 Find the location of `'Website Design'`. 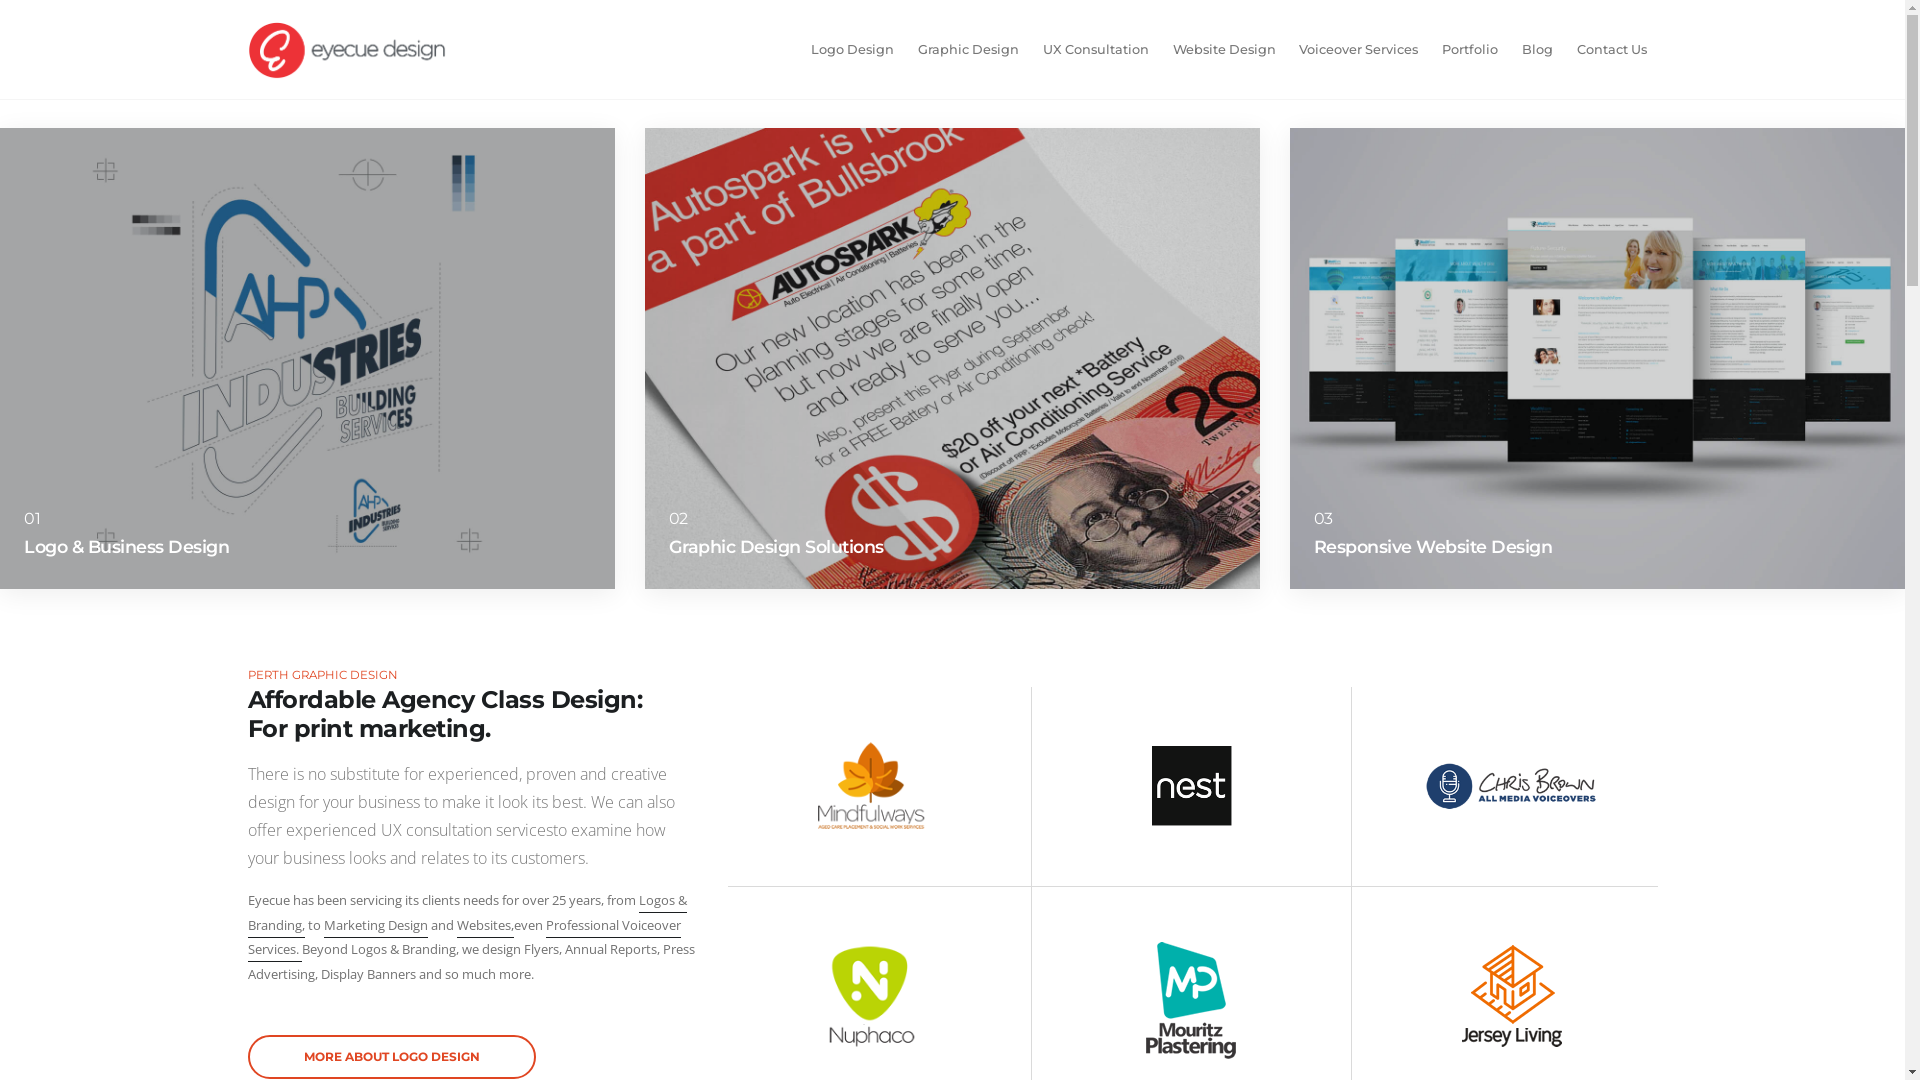

'Website Design' is located at coordinates (1223, 49).